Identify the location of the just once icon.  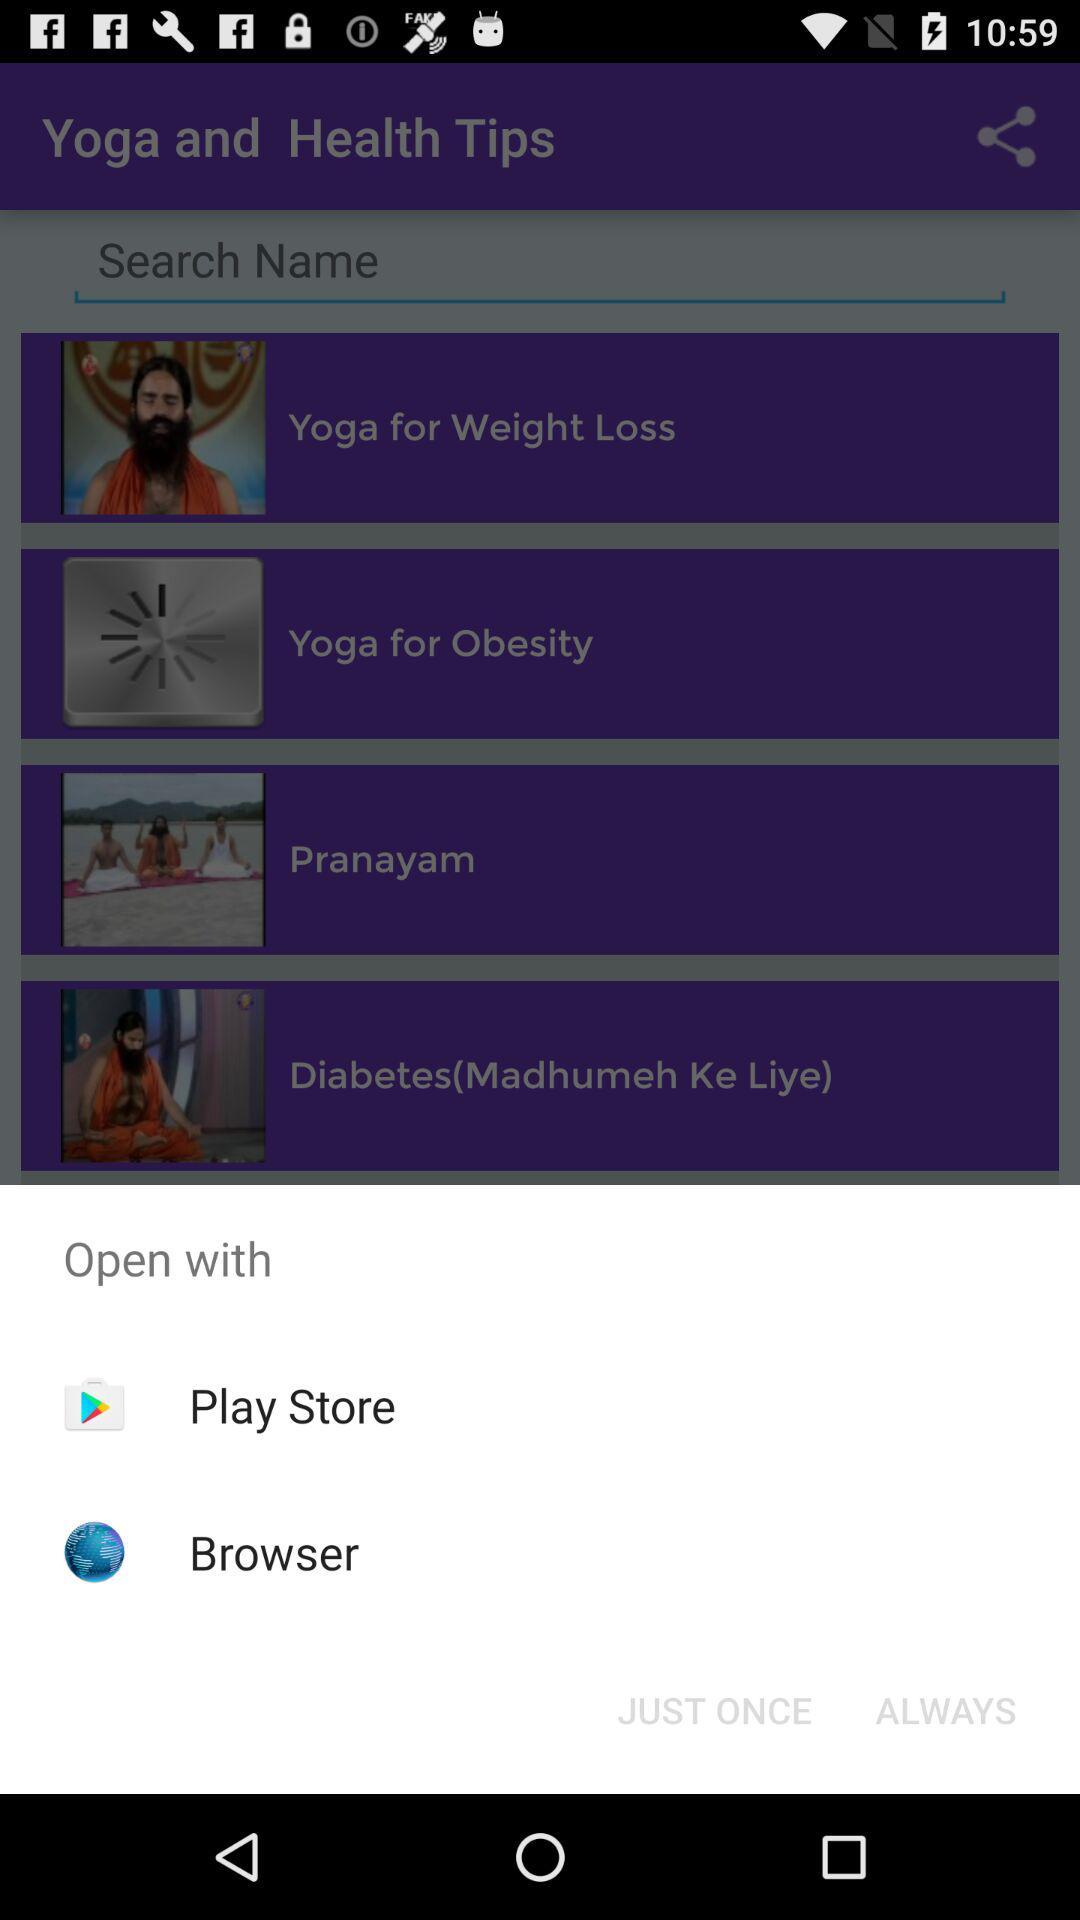
(713, 1708).